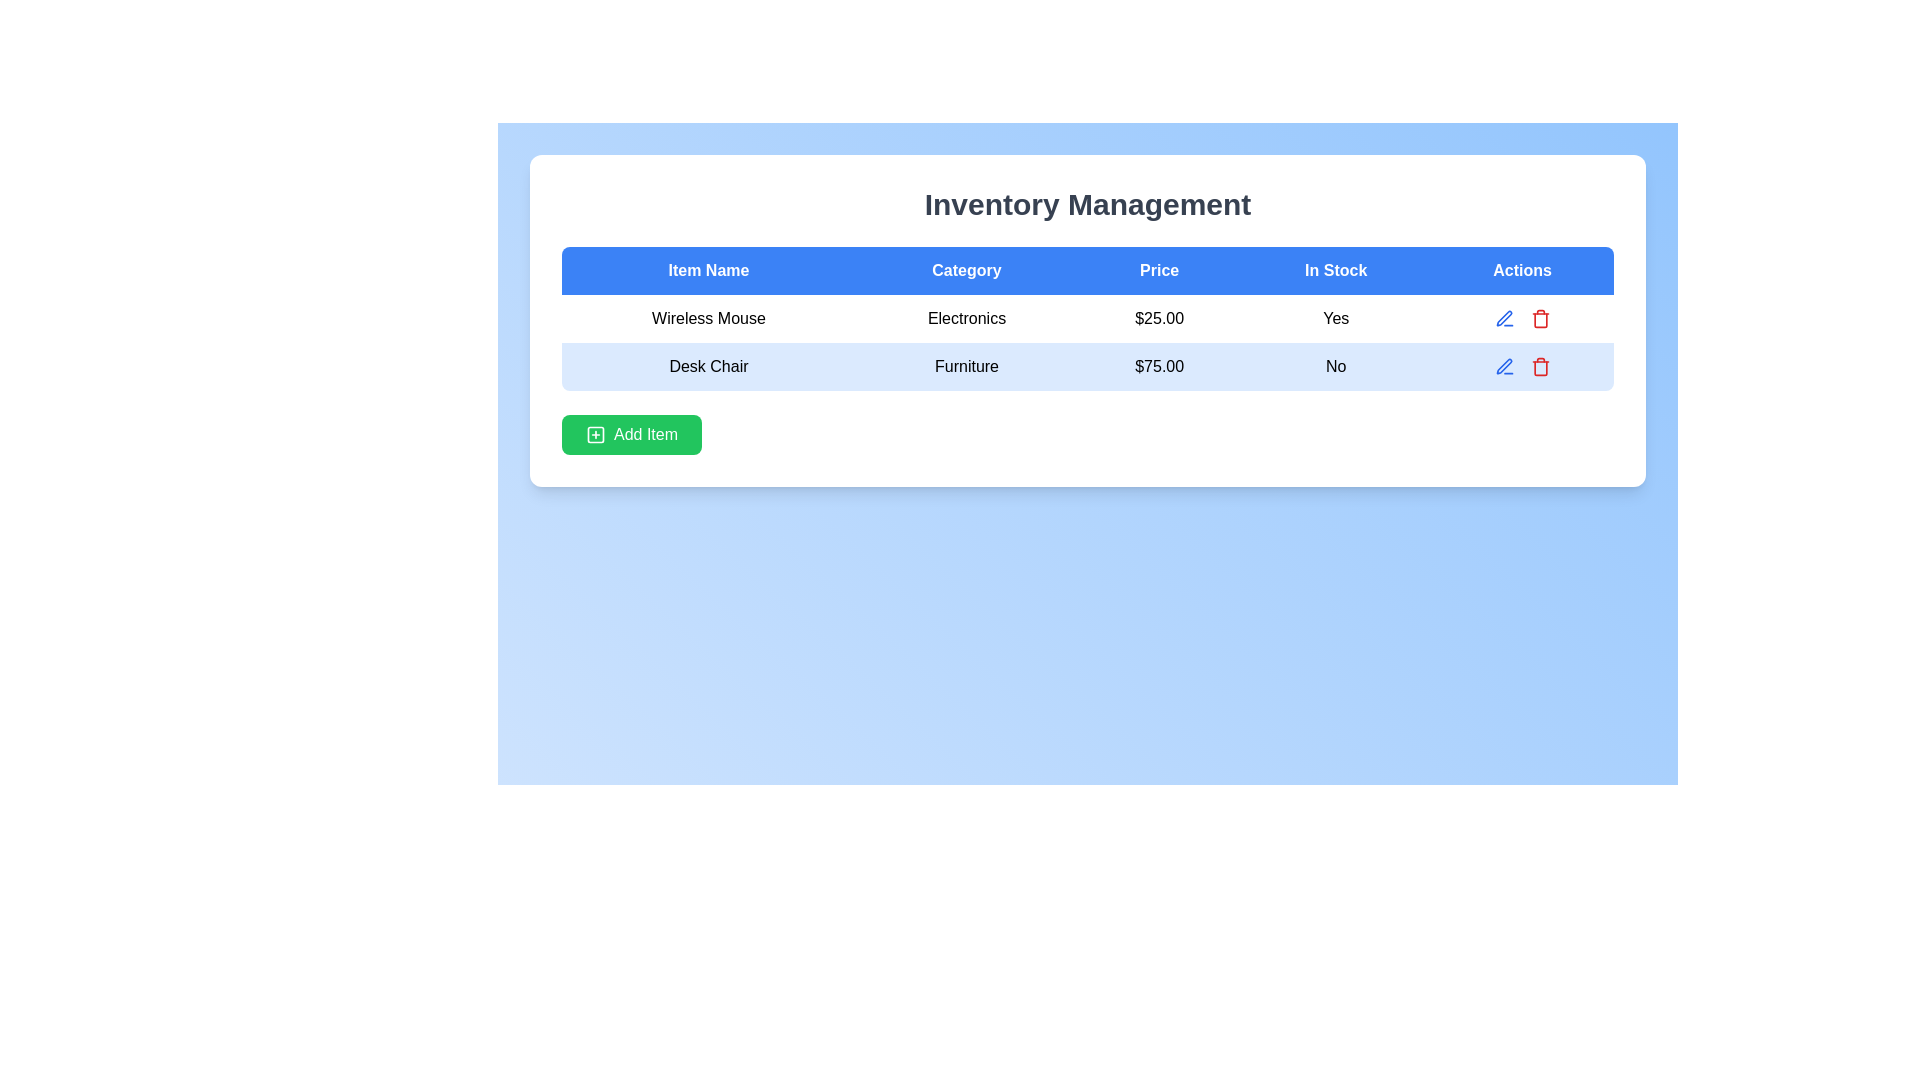 The height and width of the screenshot is (1080, 1920). I want to click on the trash icon located in the rightmost column of the table under the 'Actions' header, representing the delete action for associated items, so click(1539, 368).